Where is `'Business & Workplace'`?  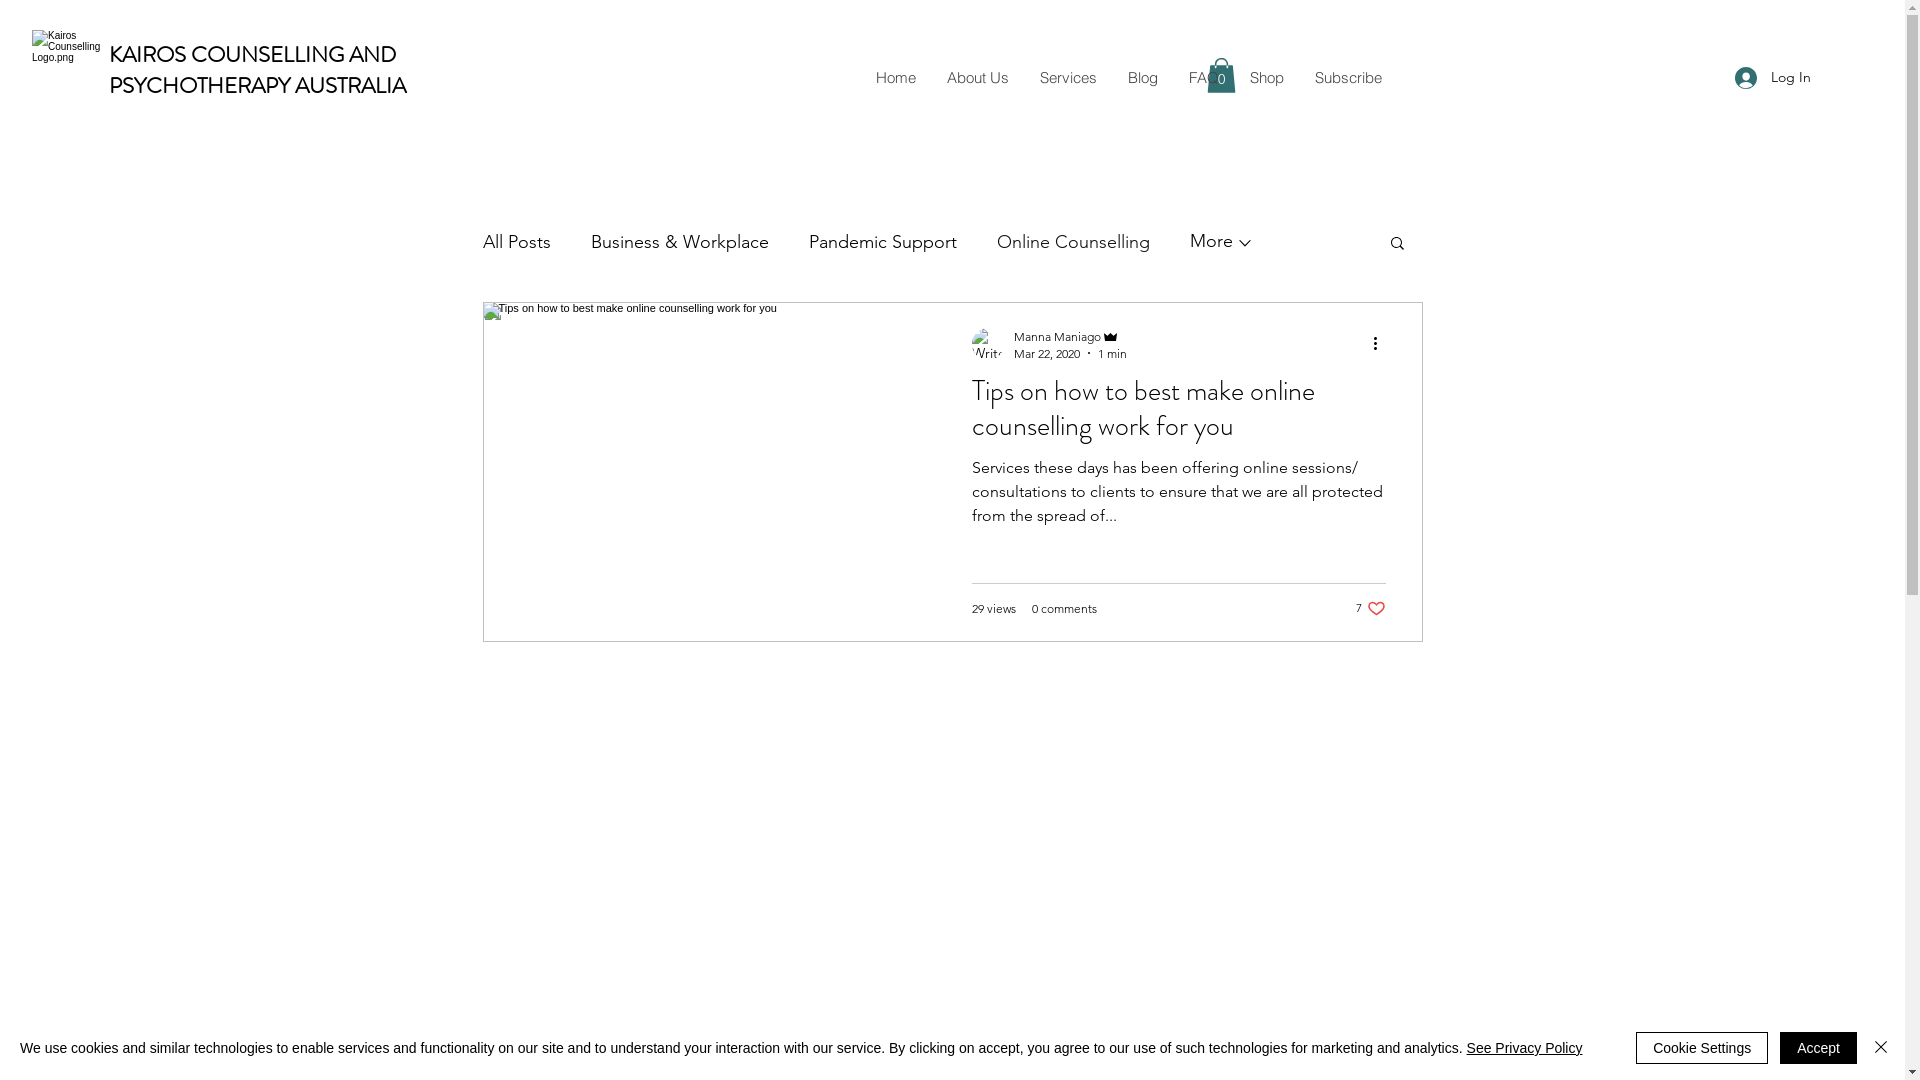
'Business & Workplace' is located at coordinates (678, 241).